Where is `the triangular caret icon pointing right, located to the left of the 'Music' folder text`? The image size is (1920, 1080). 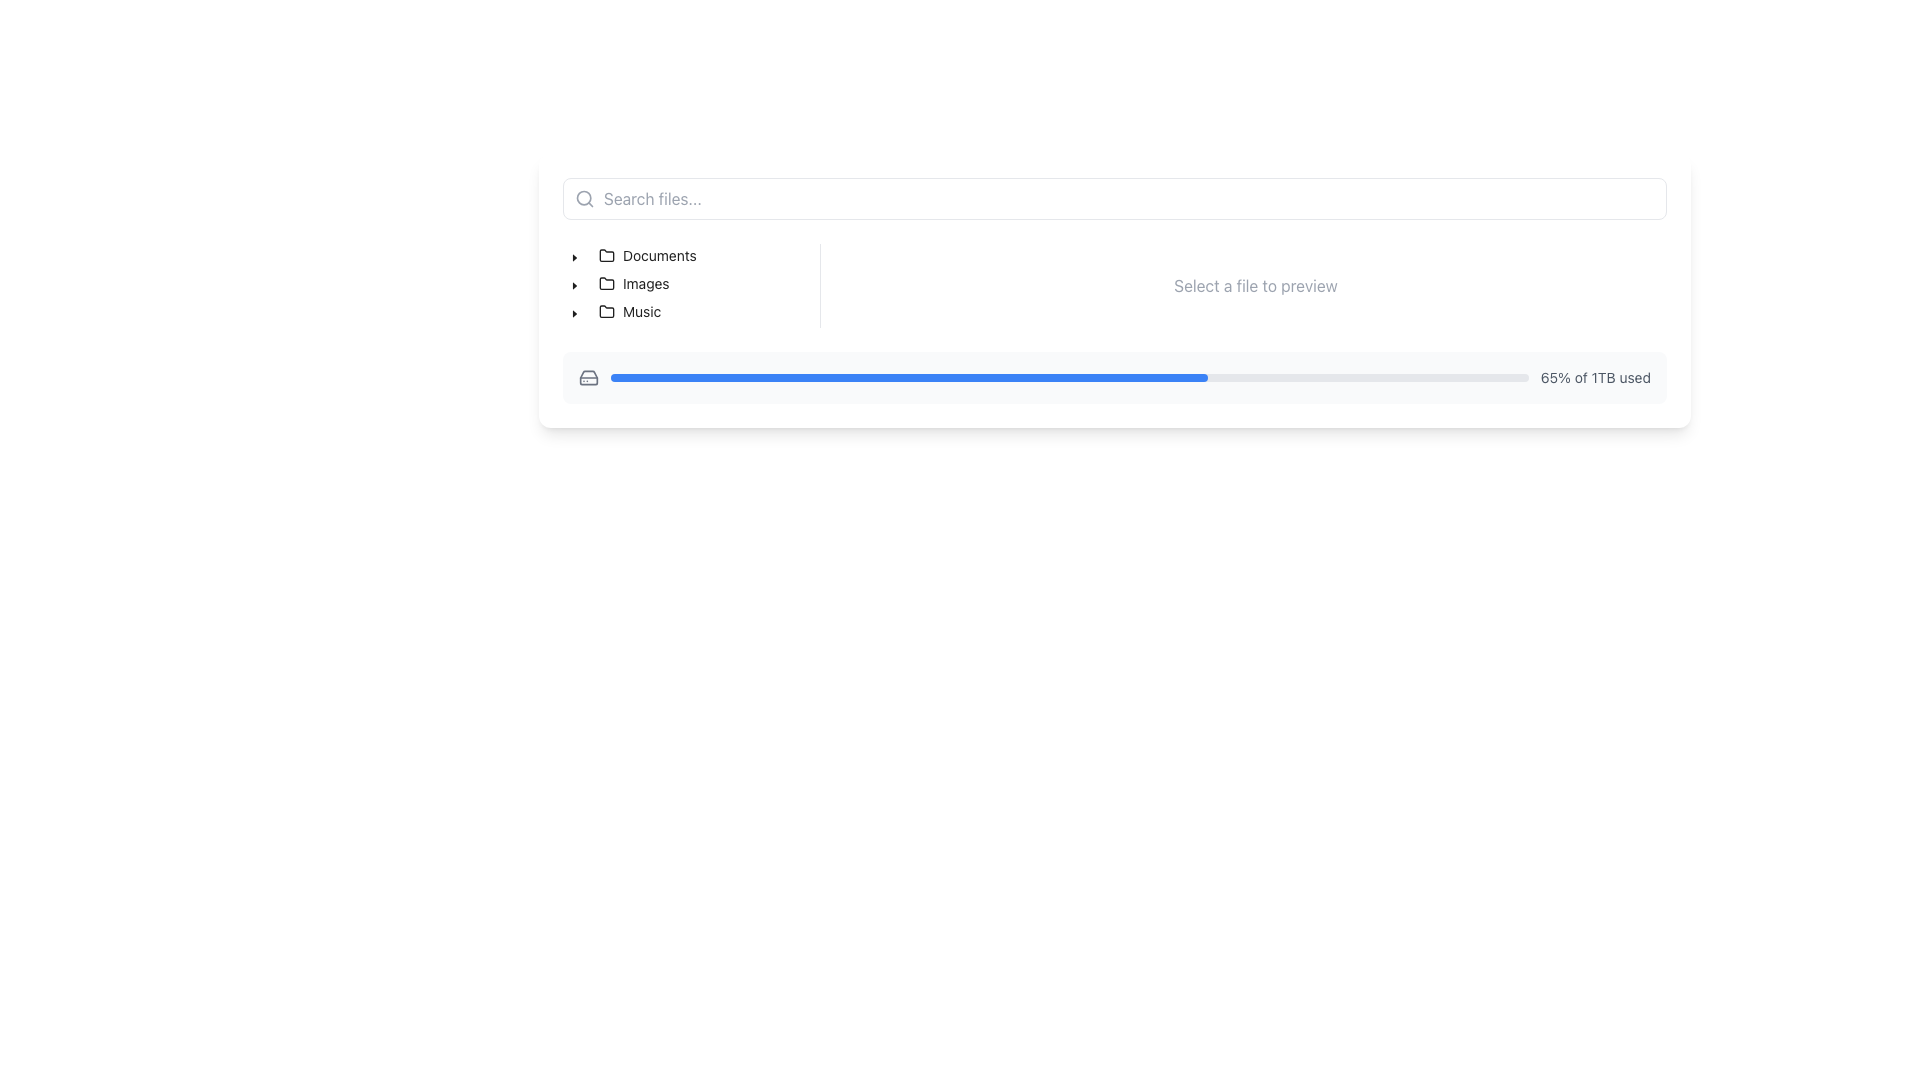
the triangular caret icon pointing right, located to the left of the 'Music' folder text is located at coordinates (574, 312).